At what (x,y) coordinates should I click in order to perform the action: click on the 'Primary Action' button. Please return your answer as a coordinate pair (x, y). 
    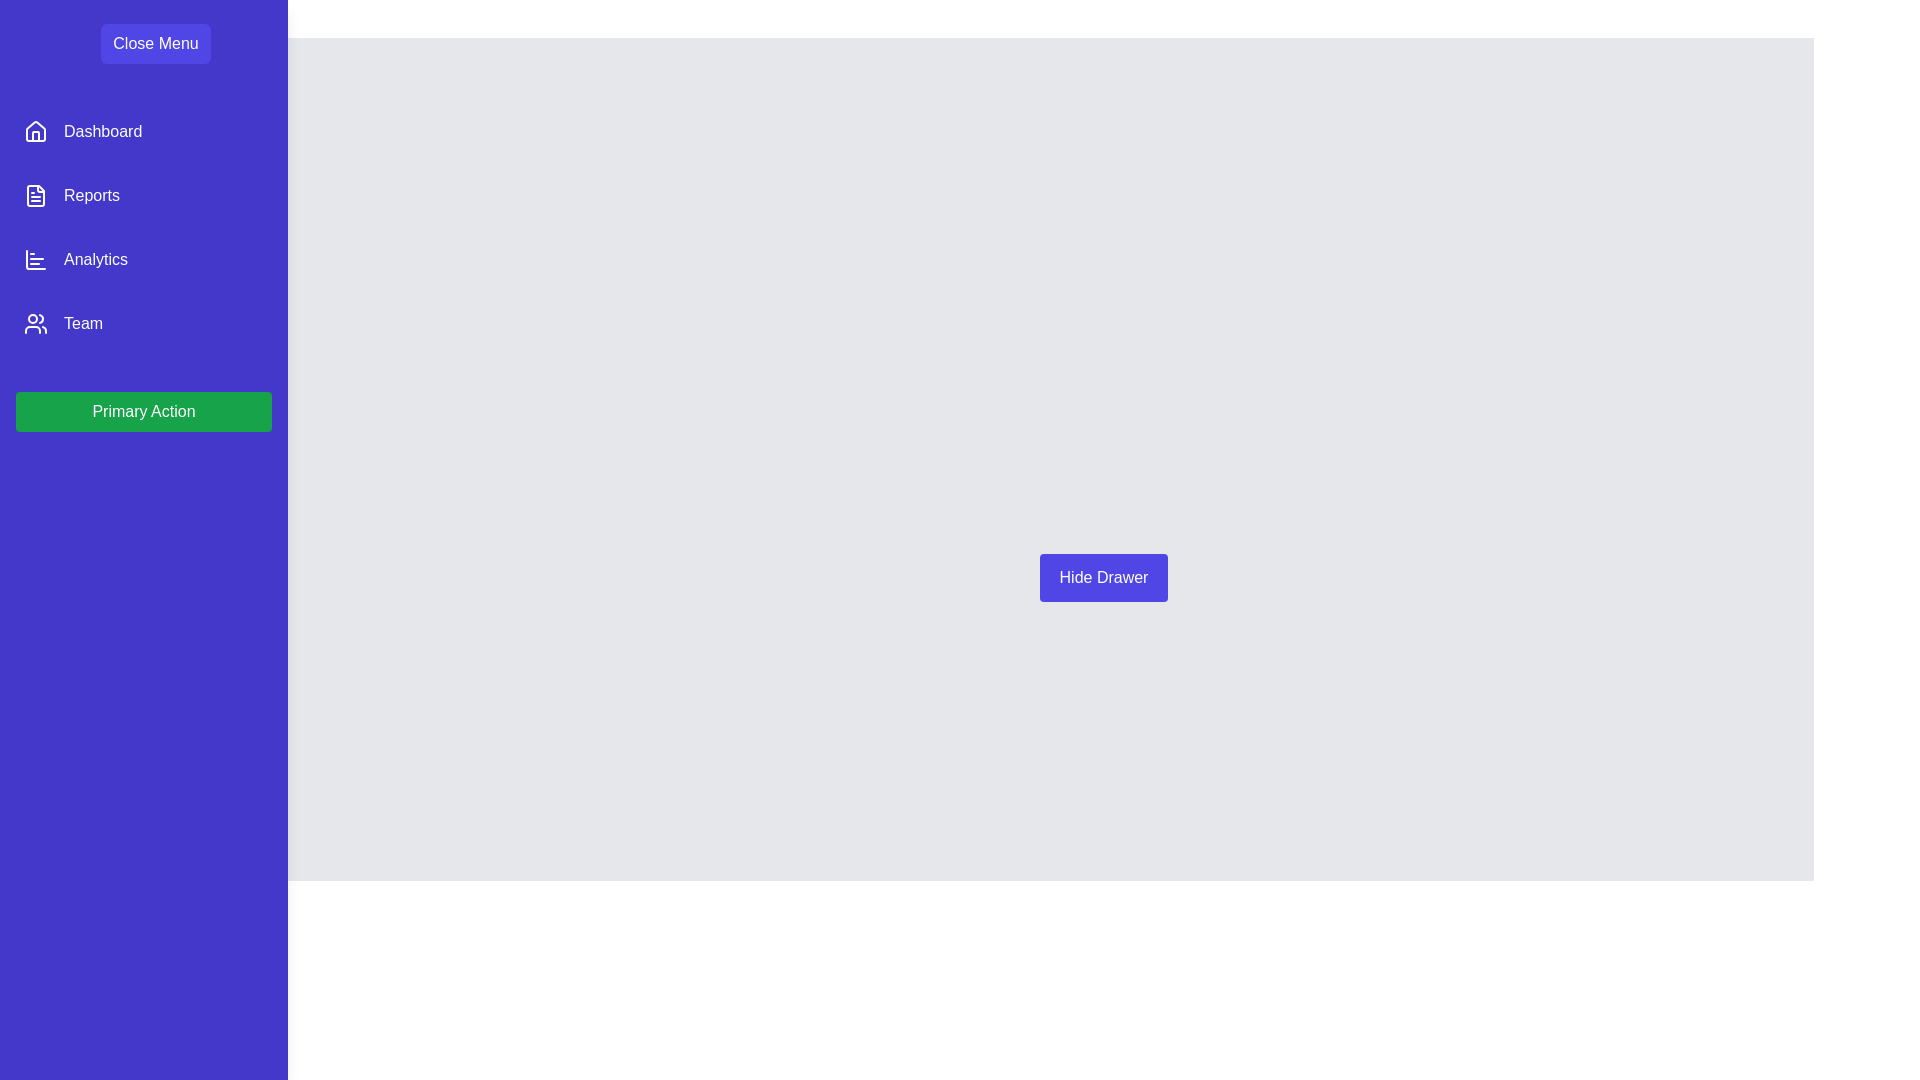
    Looking at the image, I should click on (143, 411).